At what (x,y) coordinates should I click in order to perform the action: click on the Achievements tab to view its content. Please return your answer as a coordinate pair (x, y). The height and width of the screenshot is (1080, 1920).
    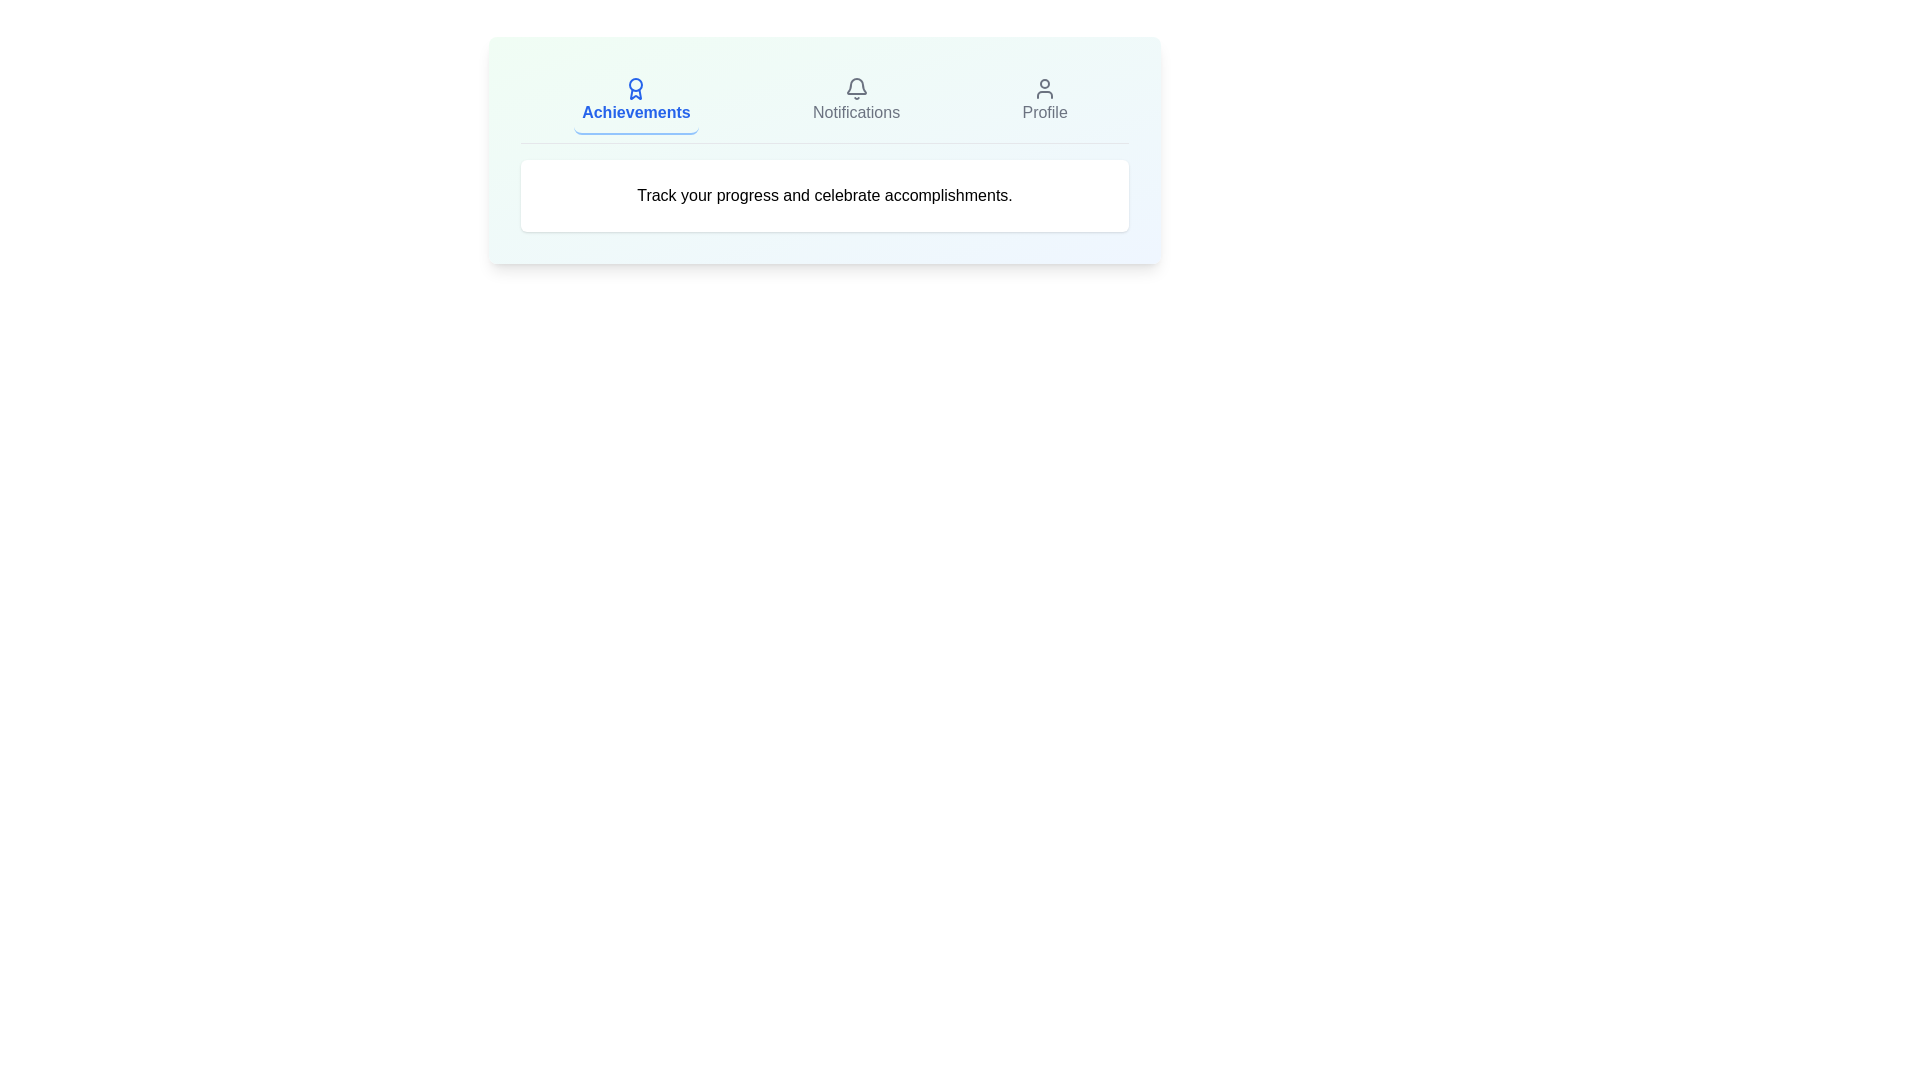
    Looking at the image, I should click on (635, 101).